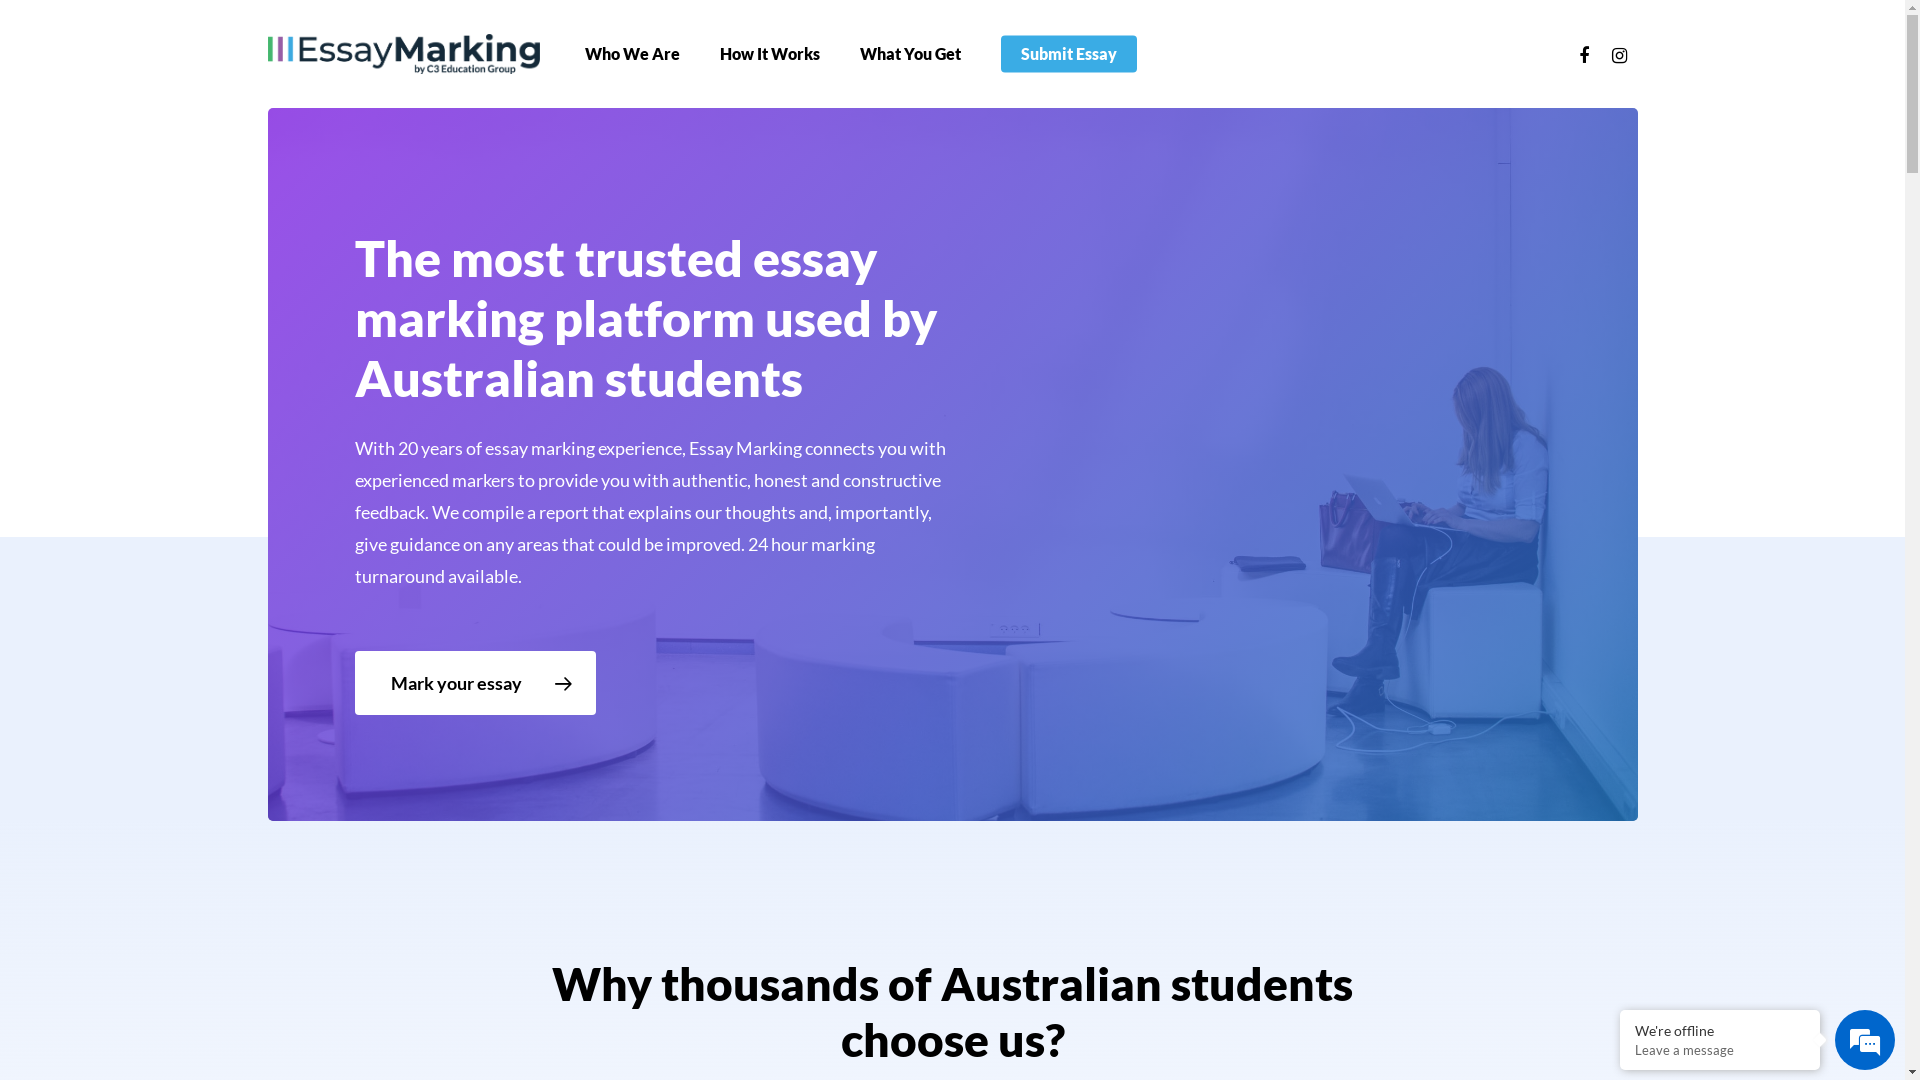 Image resolution: width=1920 pixels, height=1080 pixels. Describe the element at coordinates (1620, 53) in the screenshot. I see `'instagram'` at that location.